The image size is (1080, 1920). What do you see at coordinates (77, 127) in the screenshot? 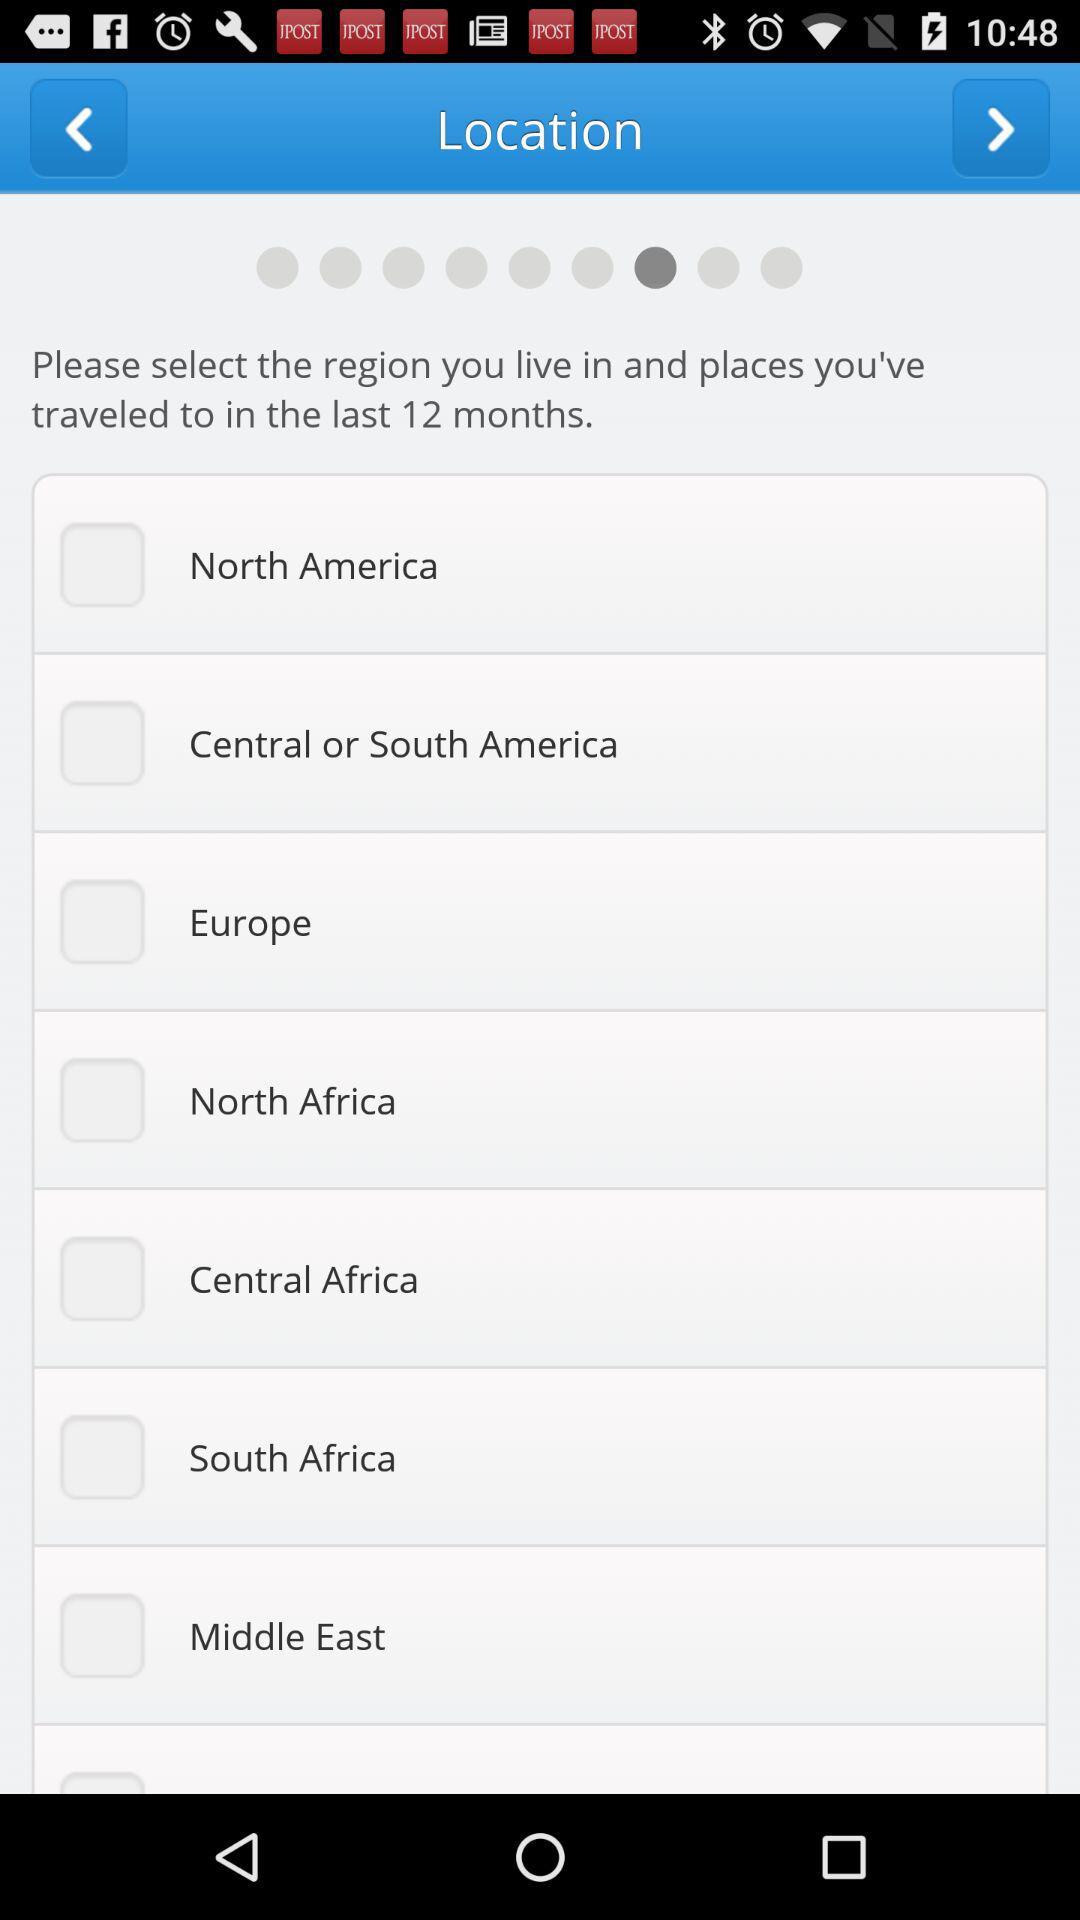
I see `previous screen` at bounding box center [77, 127].